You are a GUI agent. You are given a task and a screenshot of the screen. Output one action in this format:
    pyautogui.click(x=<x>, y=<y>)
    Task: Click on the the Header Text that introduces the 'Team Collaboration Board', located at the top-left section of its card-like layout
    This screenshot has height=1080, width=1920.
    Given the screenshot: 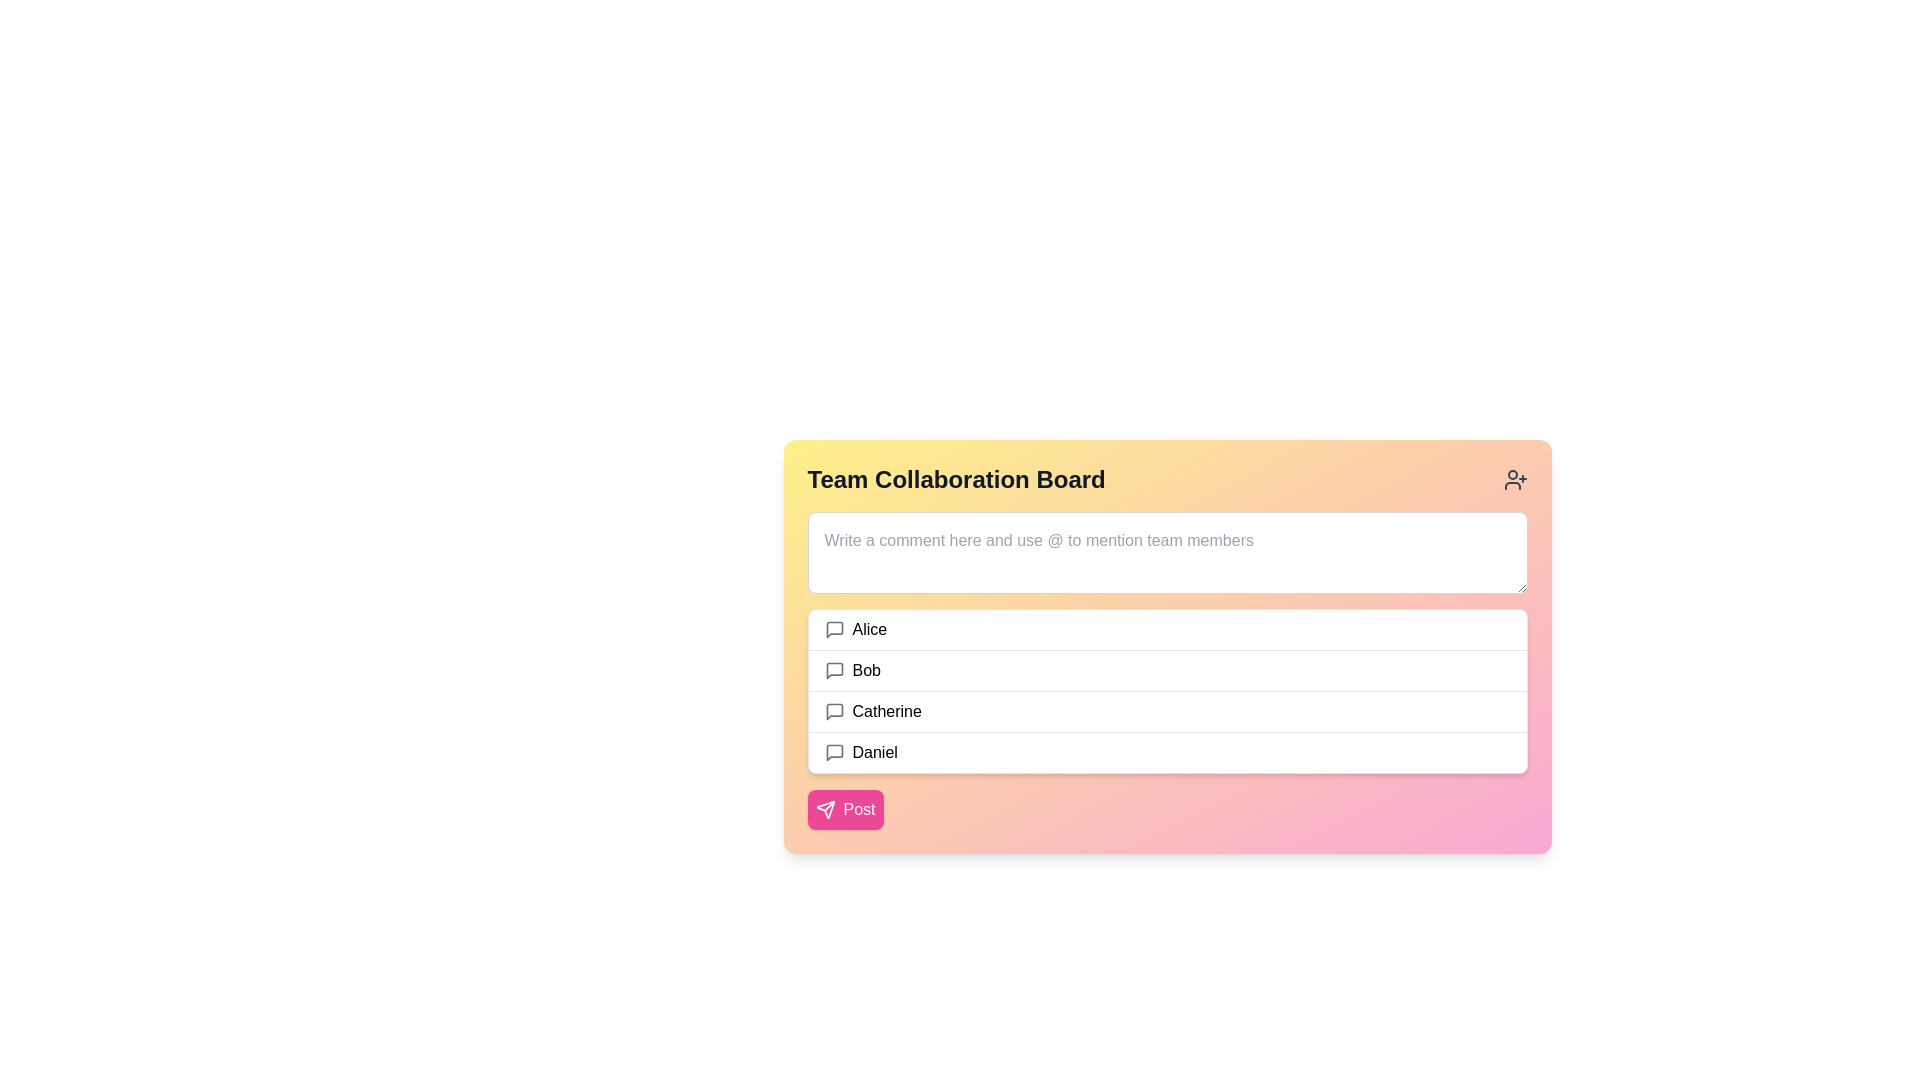 What is the action you would take?
    pyautogui.click(x=955, y=479)
    